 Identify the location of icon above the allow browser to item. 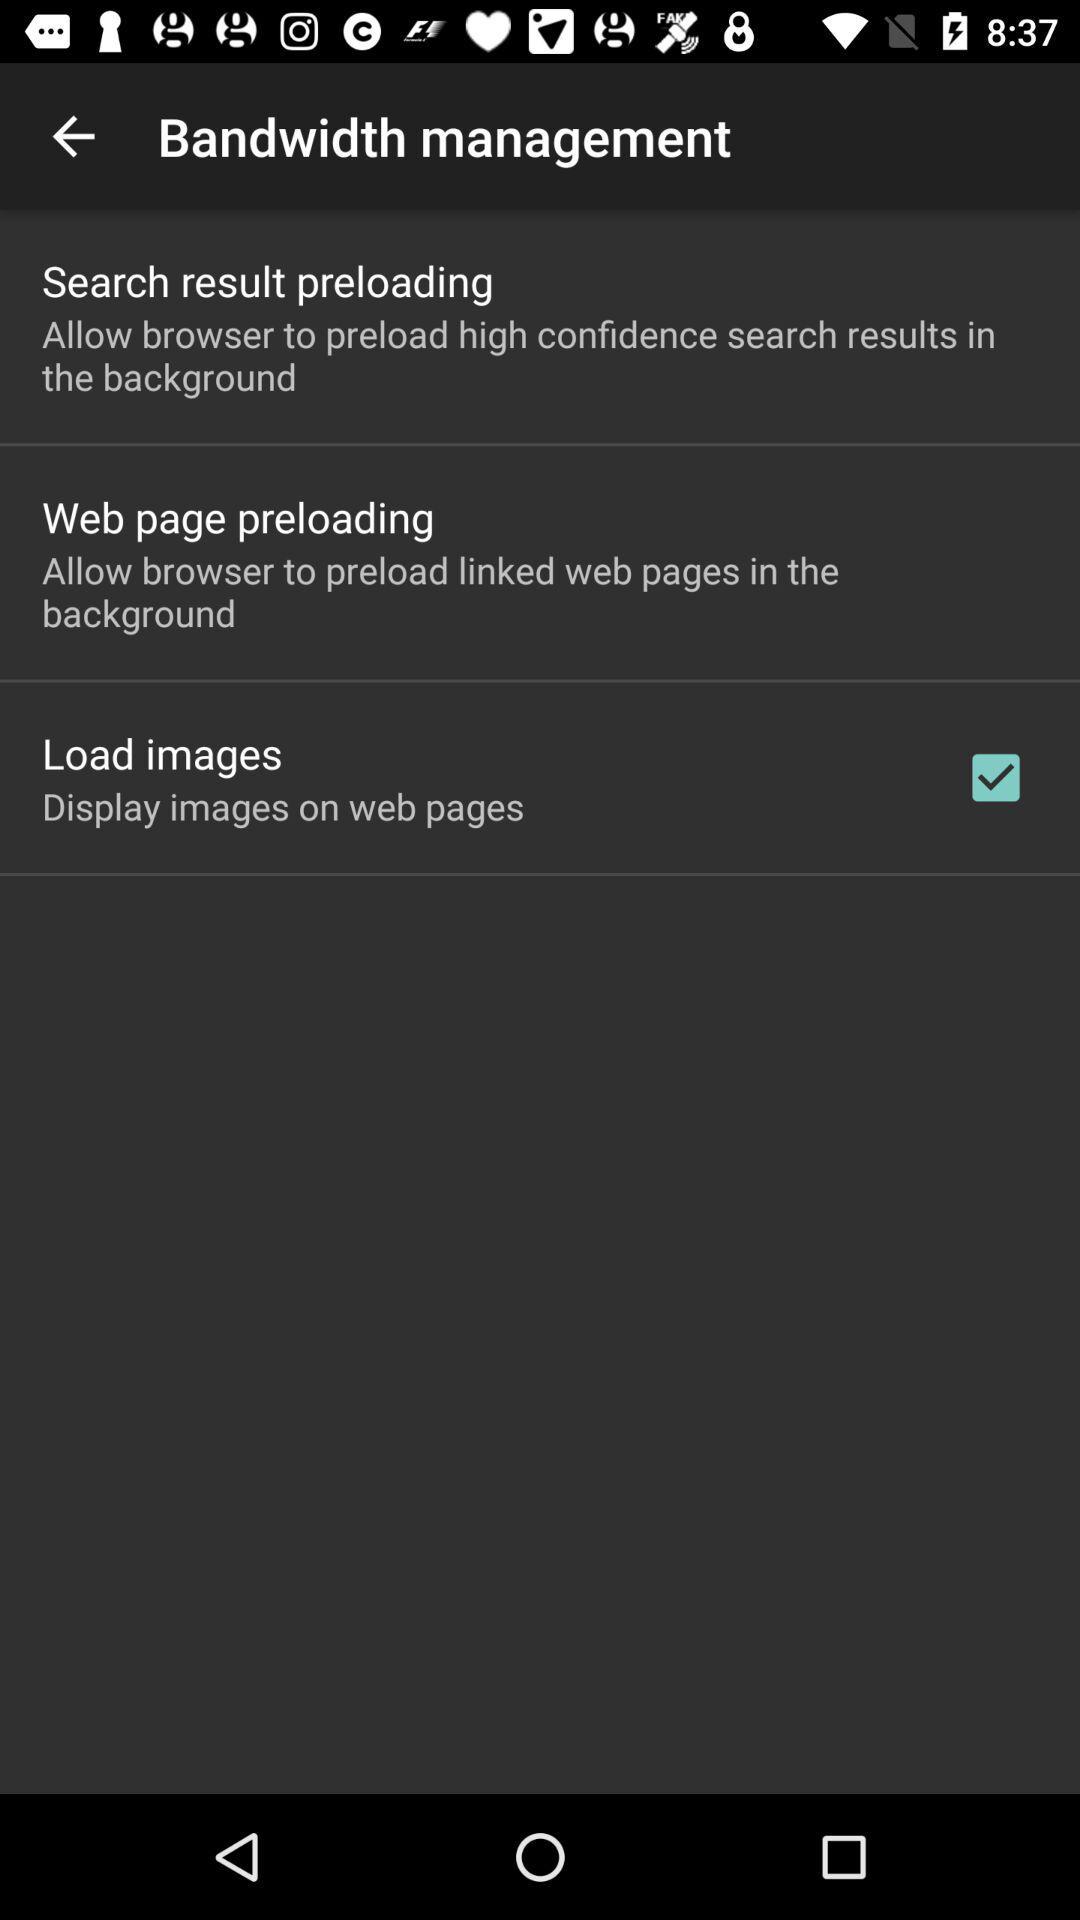
(237, 516).